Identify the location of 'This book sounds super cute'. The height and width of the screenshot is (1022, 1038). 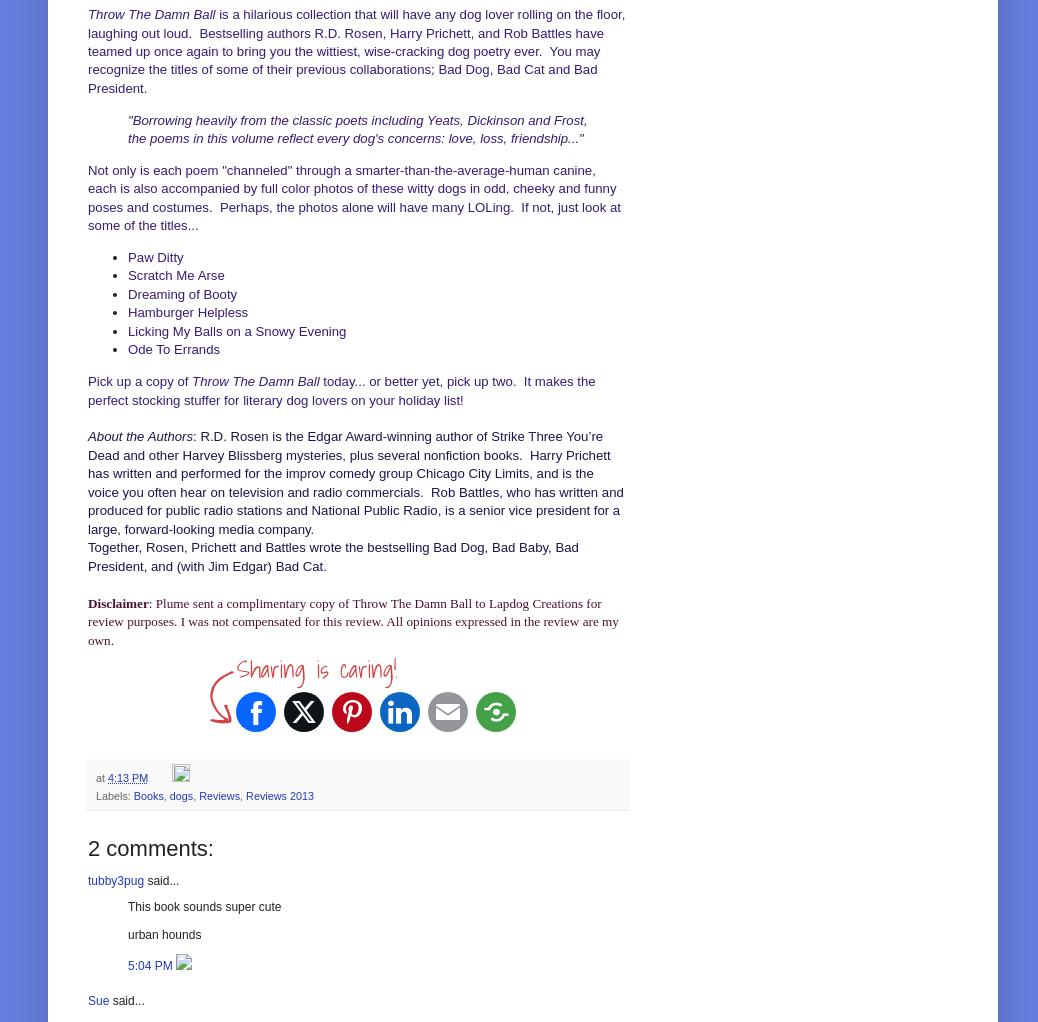
(126, 905).